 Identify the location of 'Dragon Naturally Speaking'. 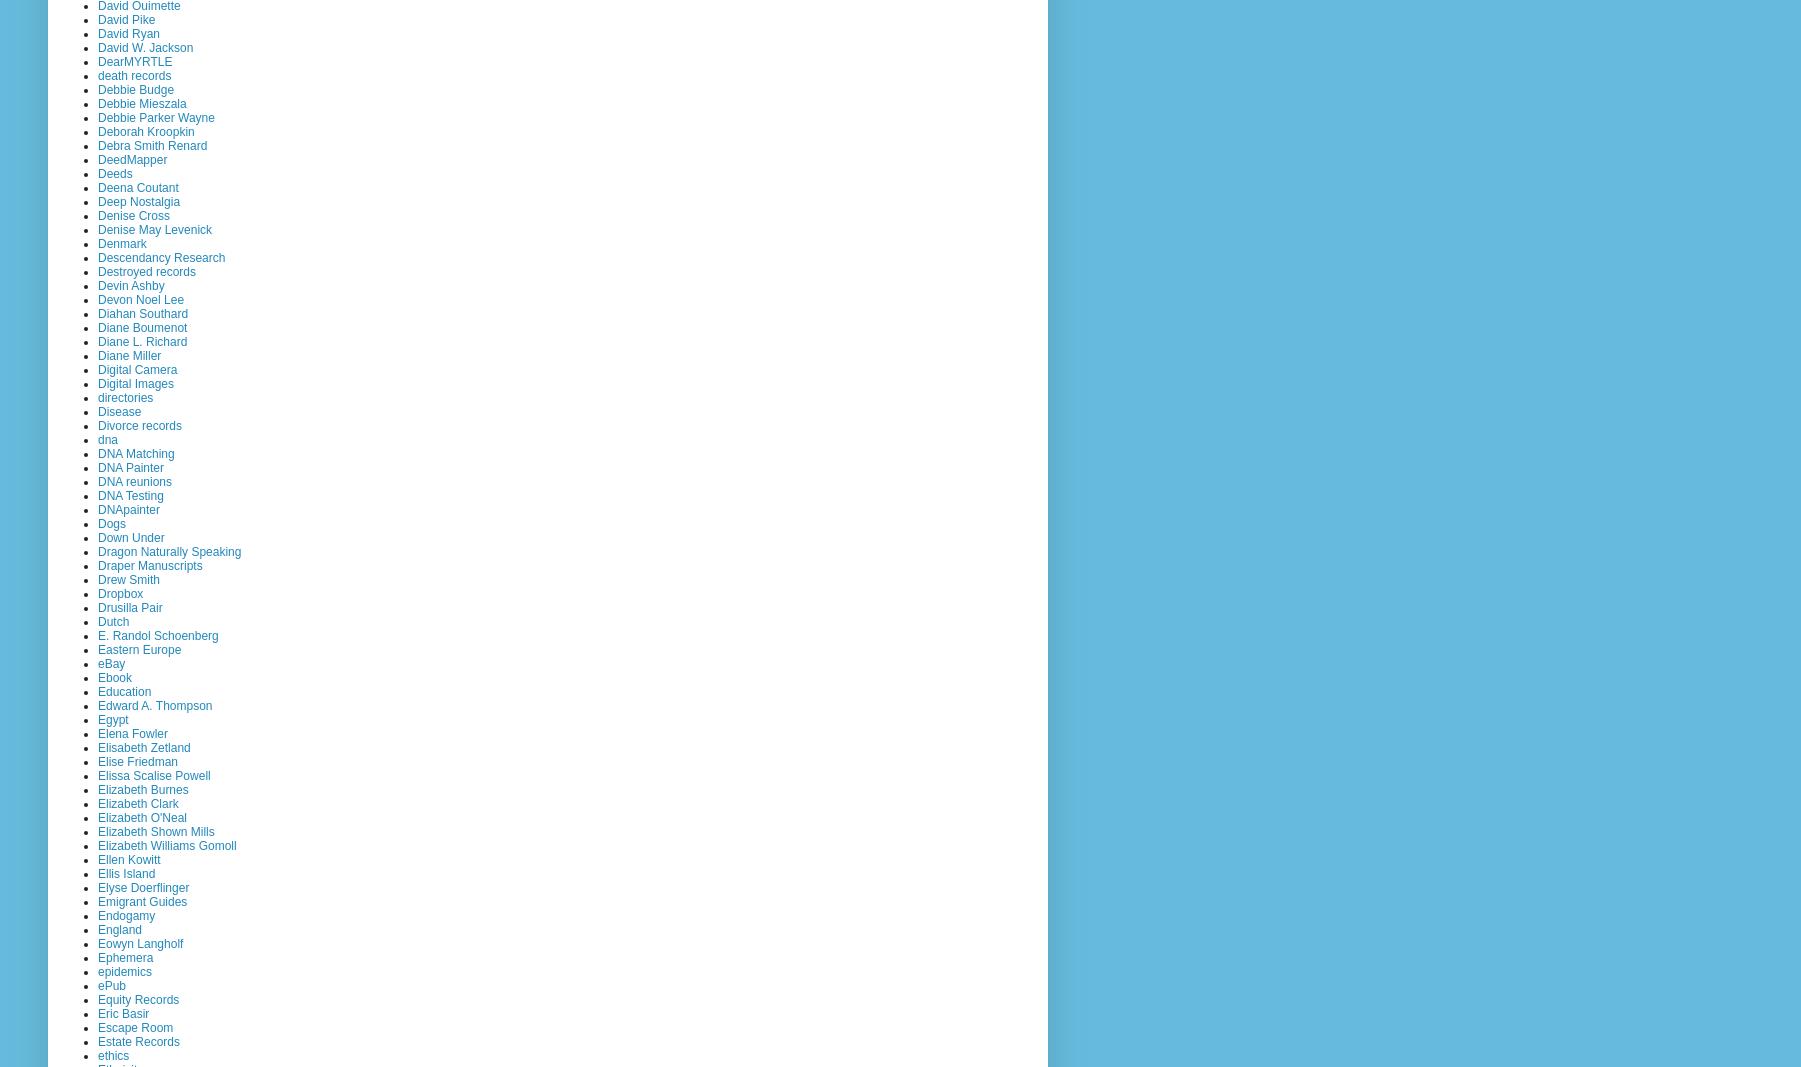
(169, 550).